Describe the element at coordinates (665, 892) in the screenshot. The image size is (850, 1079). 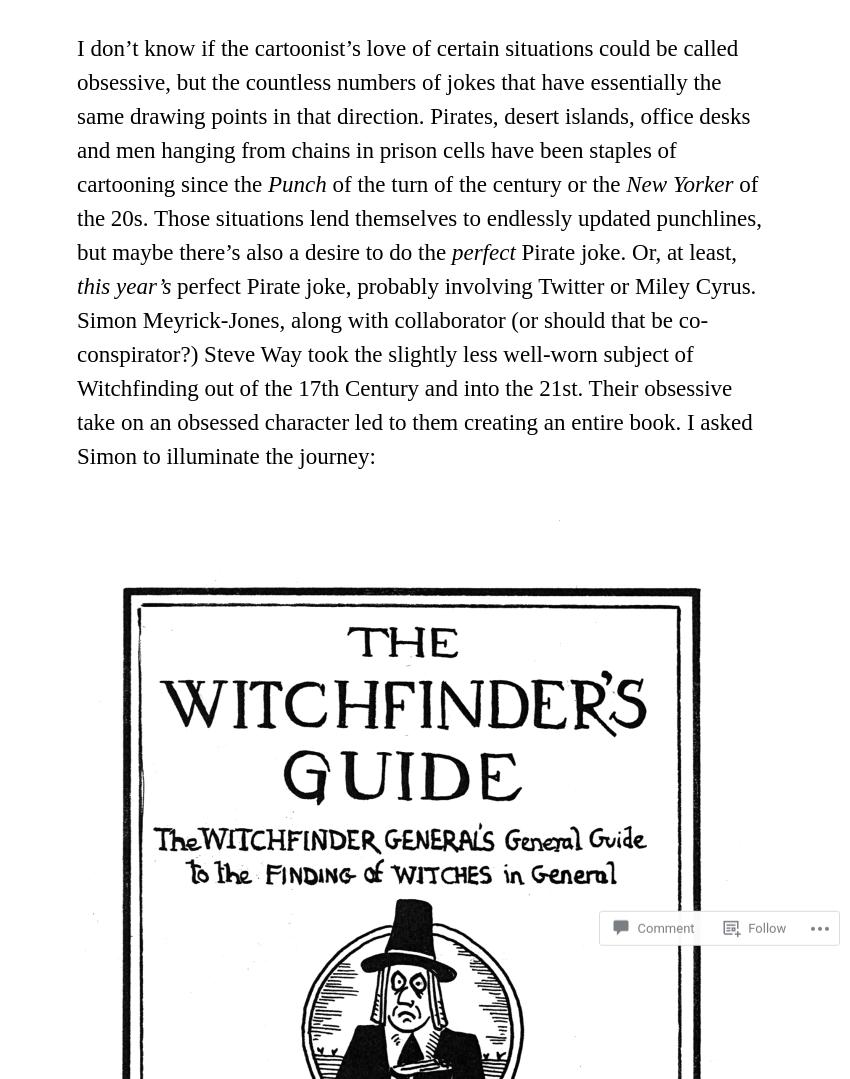
I see `'Comment'` at that location.